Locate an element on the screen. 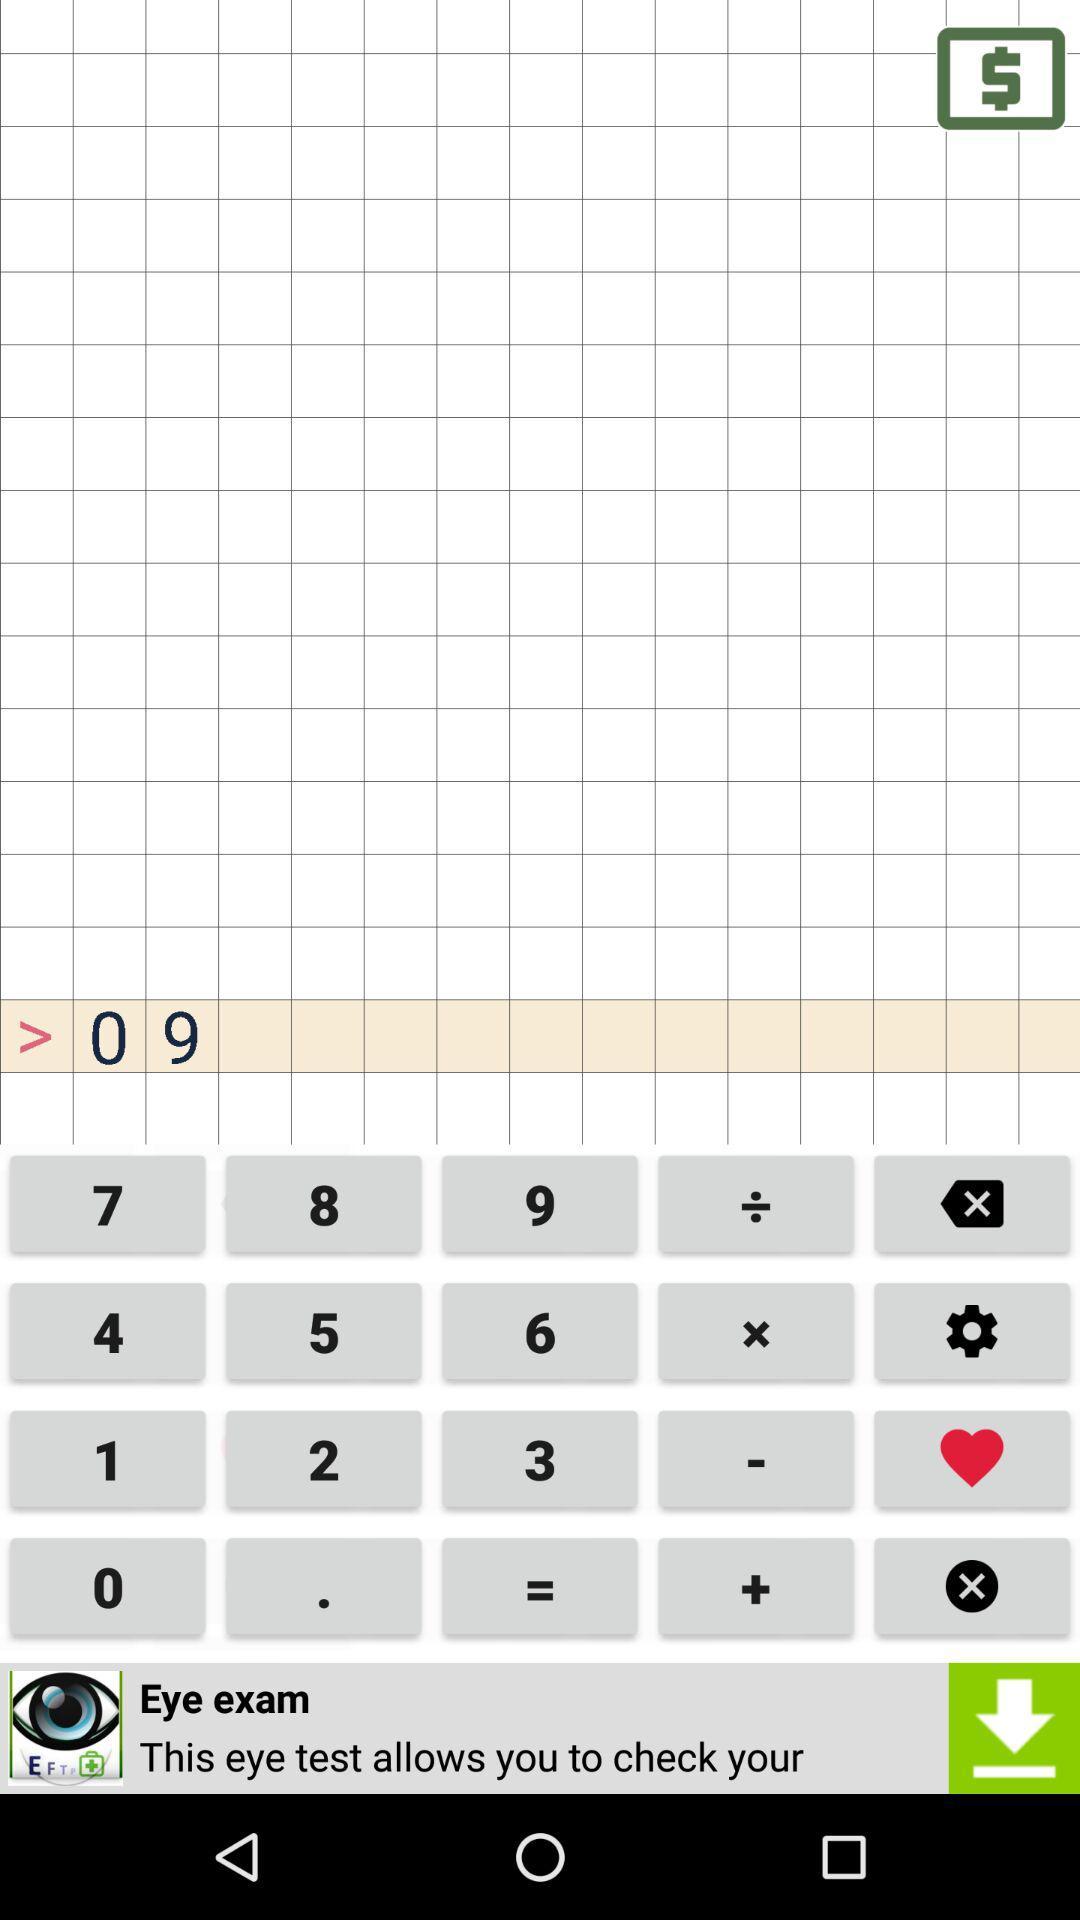 The image size is (1080, 1920). delete previous number is located at coordinates (971, 1204).